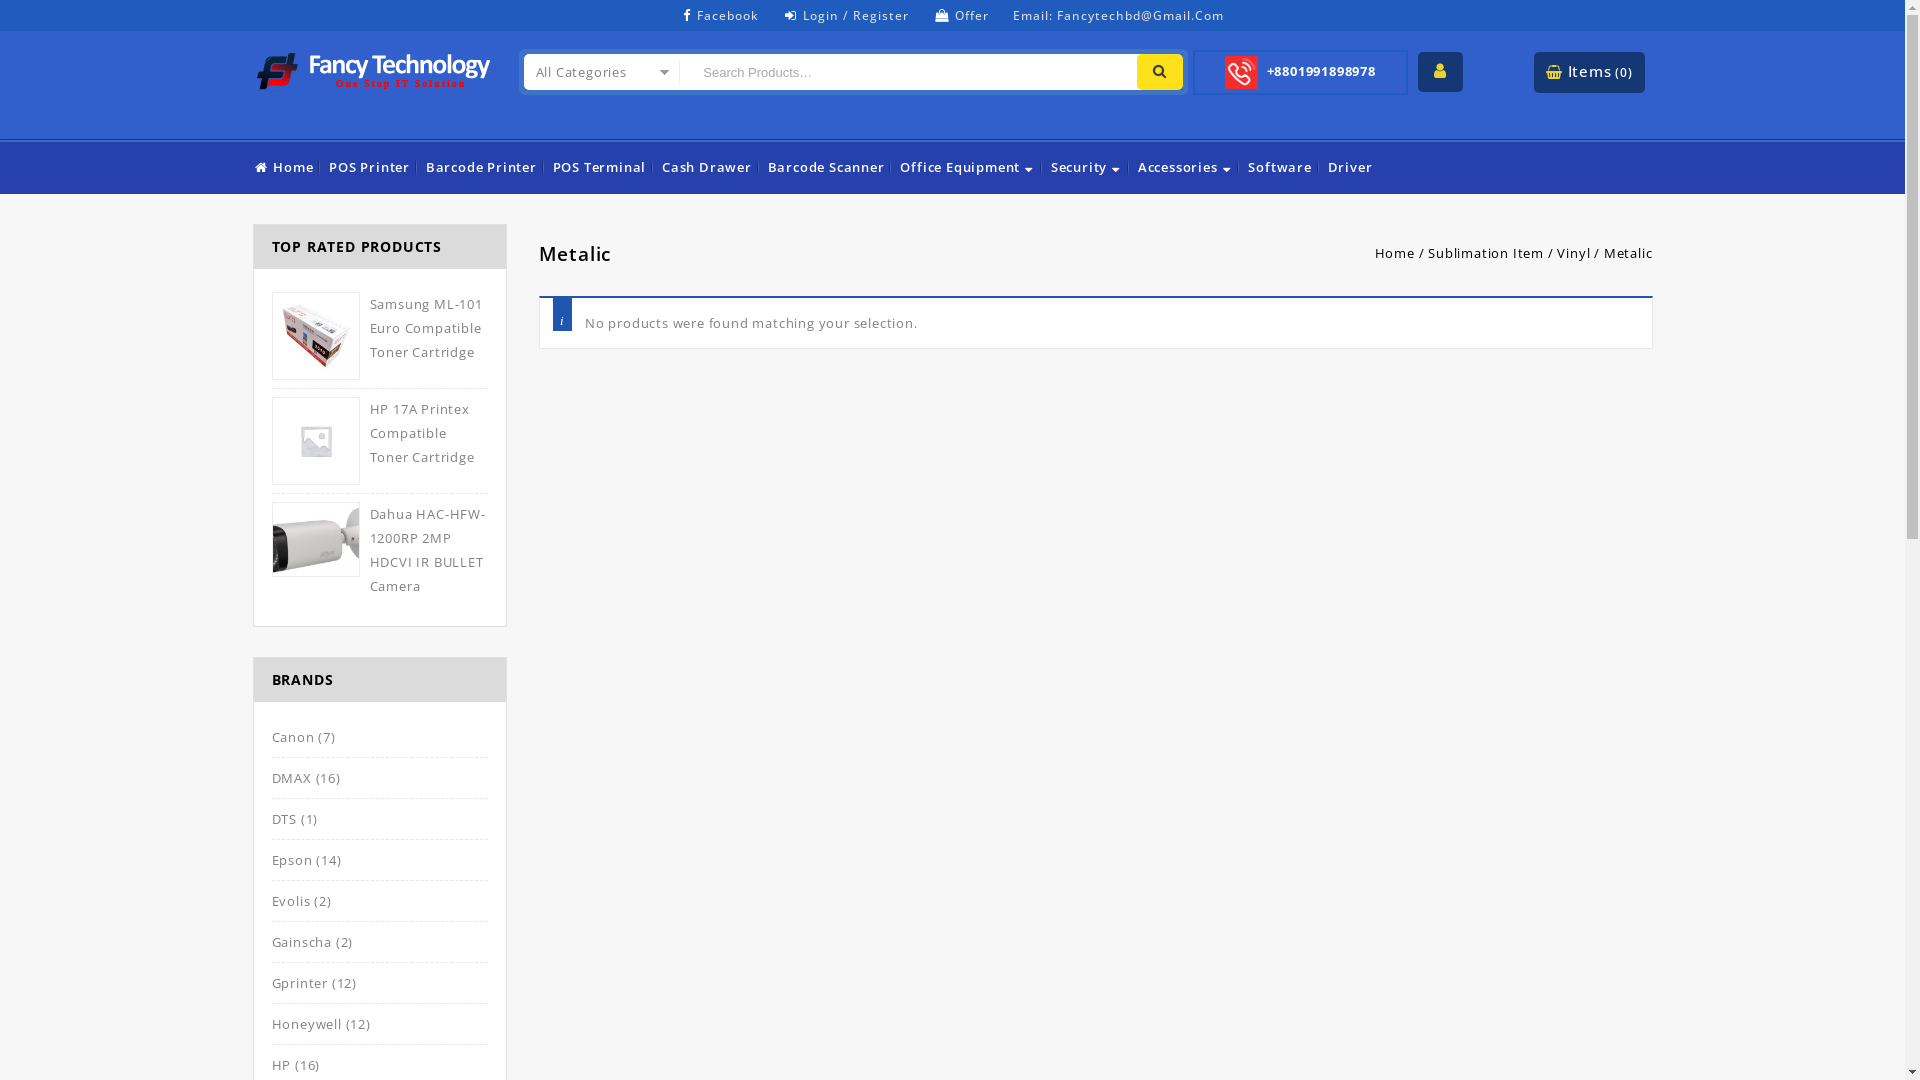  What do you see at coordinates (1326, 165) in the screenshot?
I see `'Driver'` at bounding box center [1326, 165].